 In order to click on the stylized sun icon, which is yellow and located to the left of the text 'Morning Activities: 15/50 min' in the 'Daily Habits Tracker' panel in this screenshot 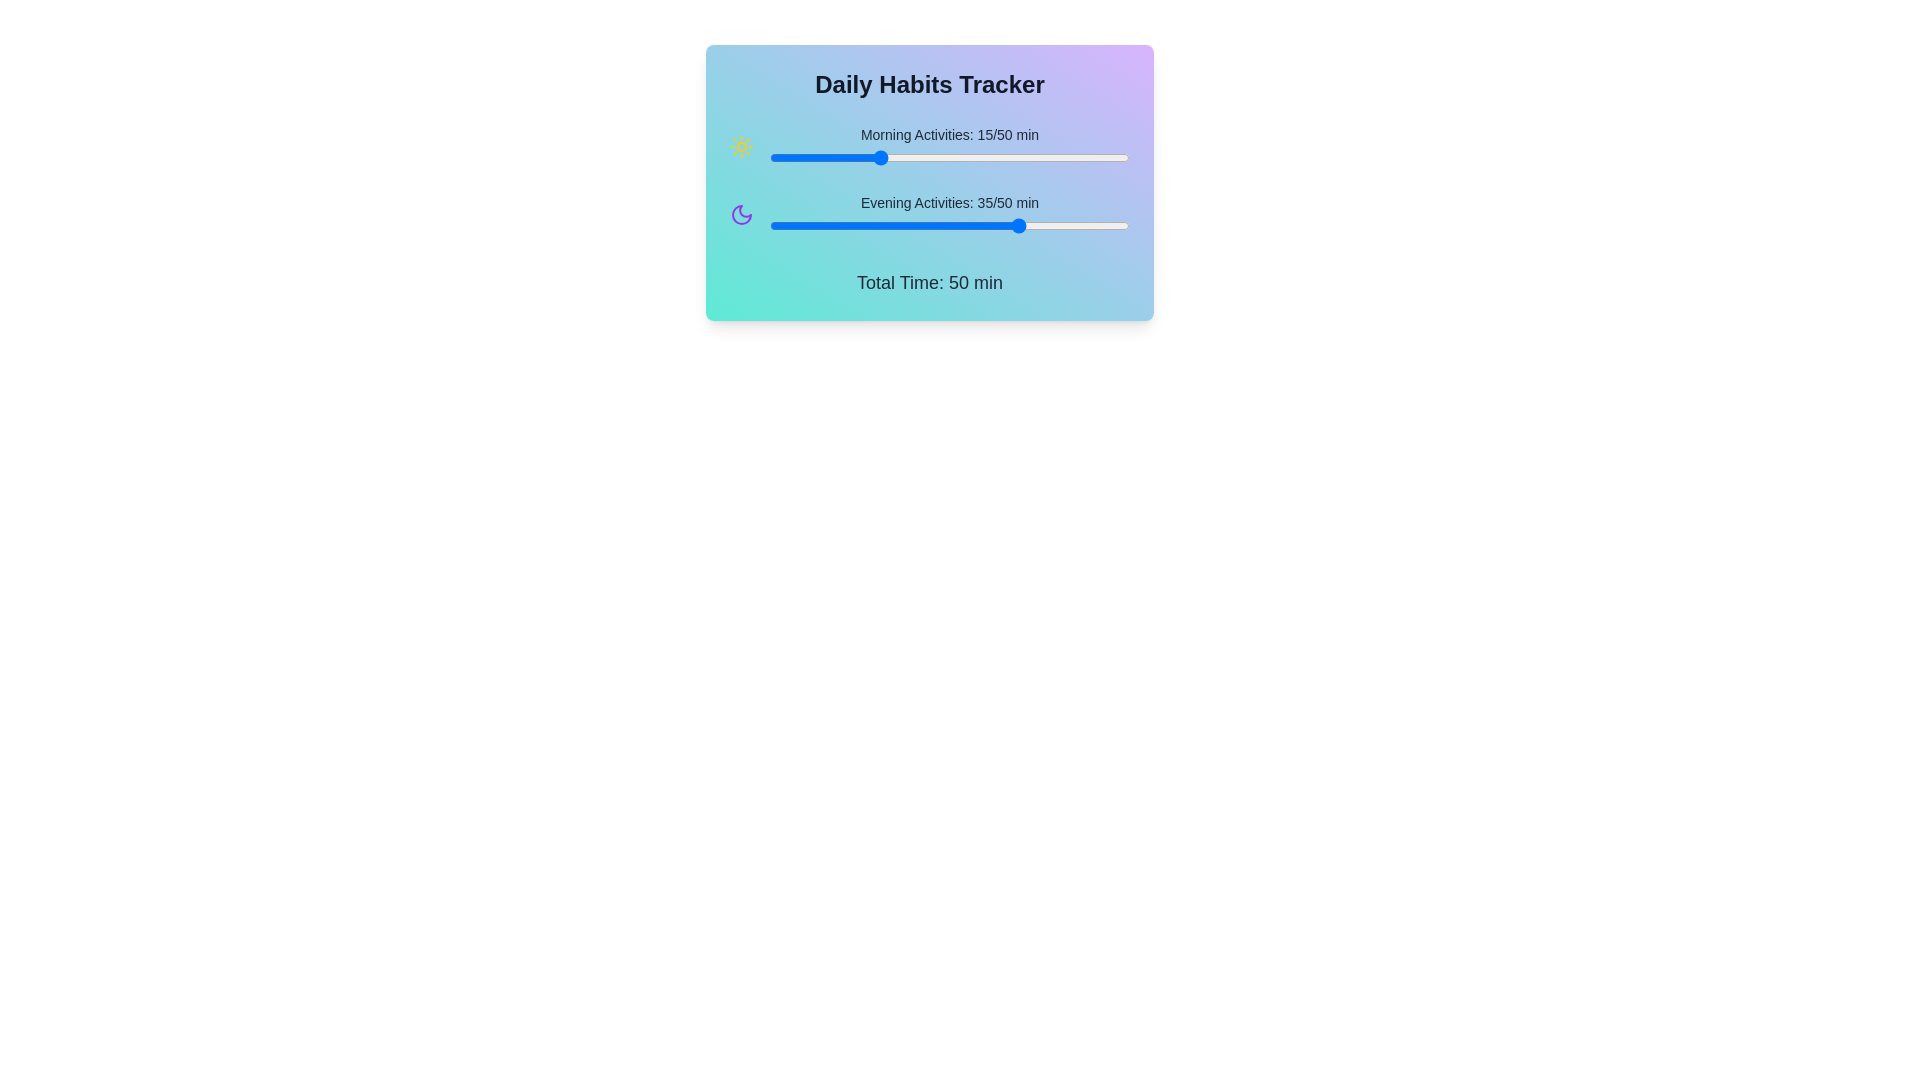, I will do `click(741, 145)`.